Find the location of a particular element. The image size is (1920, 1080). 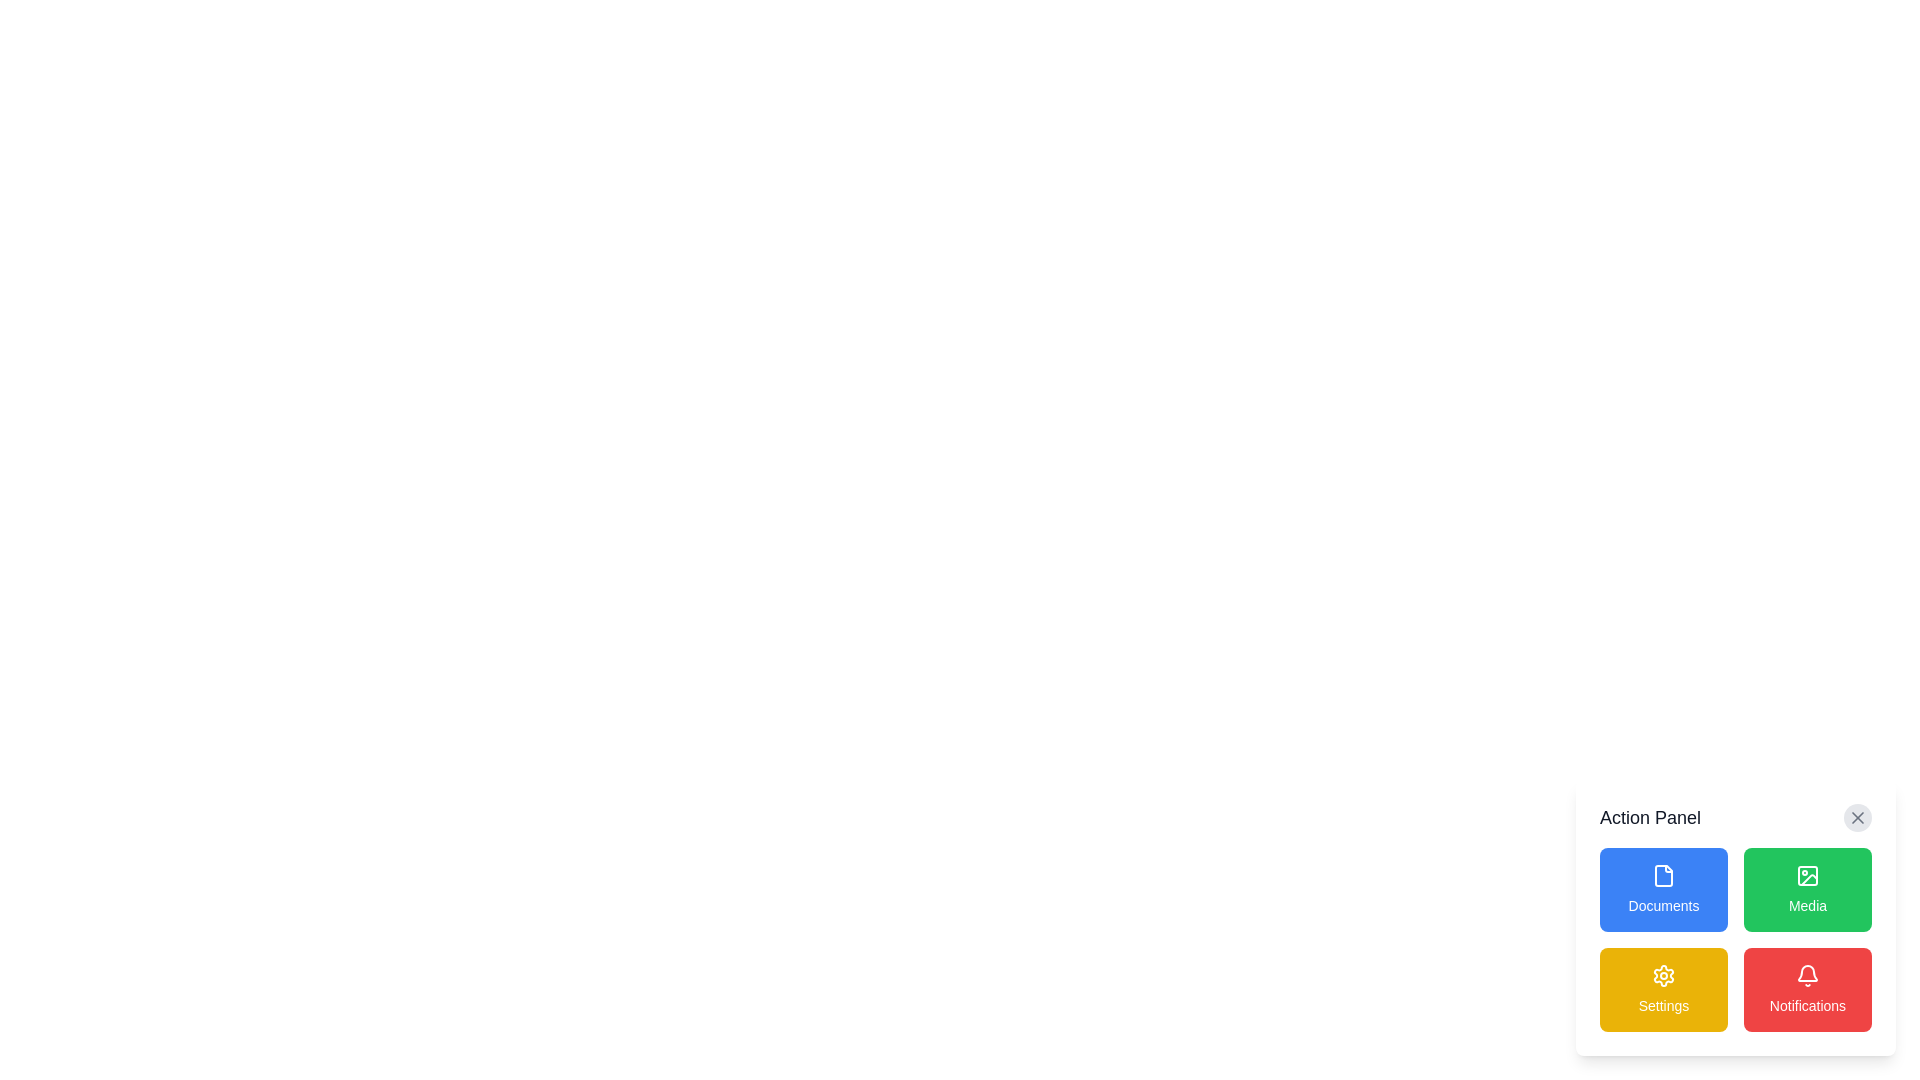

the 'Notifications' button located at the bottom-right corner of the action panel is located at coordinates (1808, 1006).